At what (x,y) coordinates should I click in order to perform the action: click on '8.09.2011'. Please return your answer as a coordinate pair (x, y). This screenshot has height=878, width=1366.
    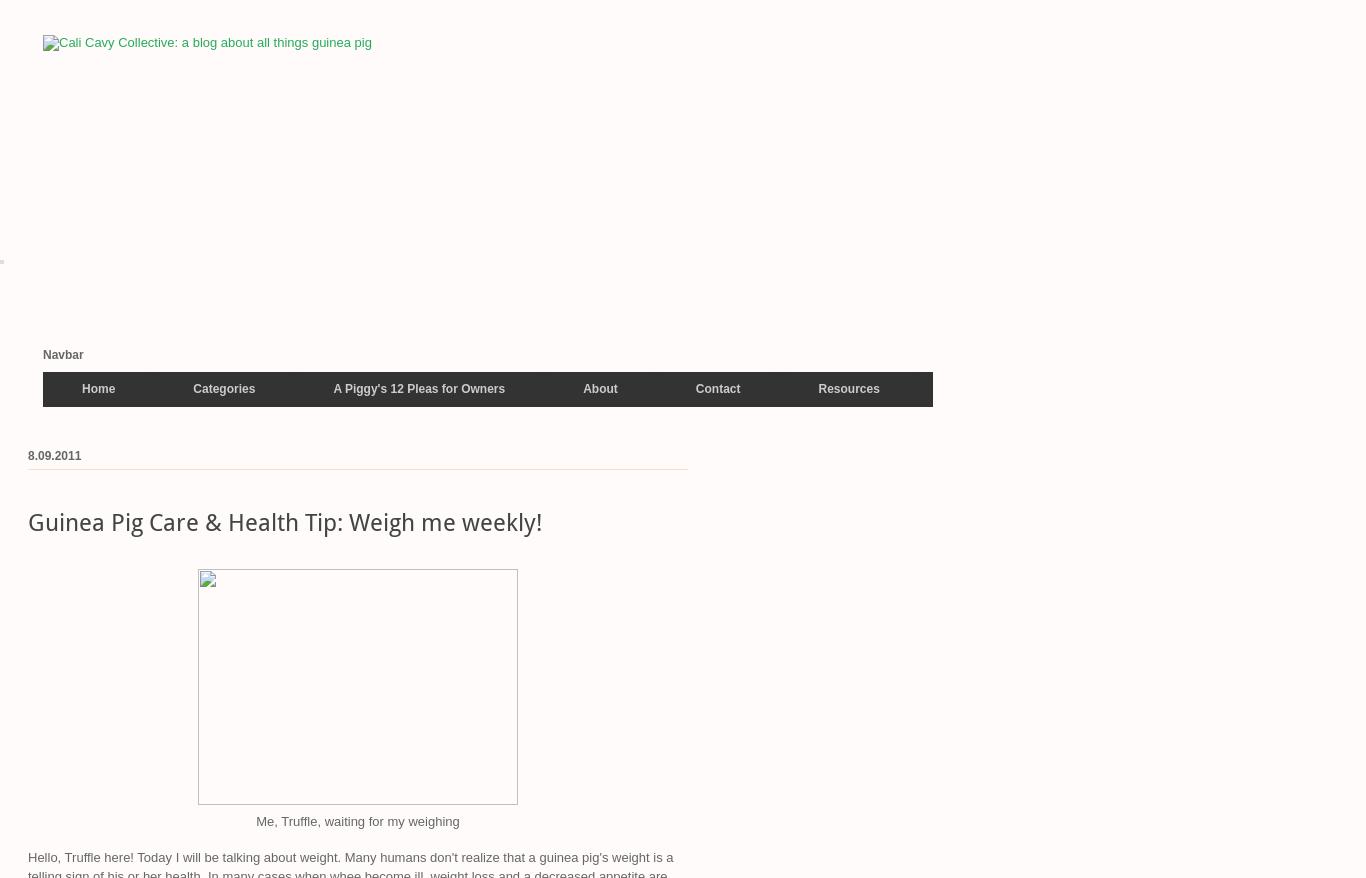
    Looking at the image, I should click on (54, 455).